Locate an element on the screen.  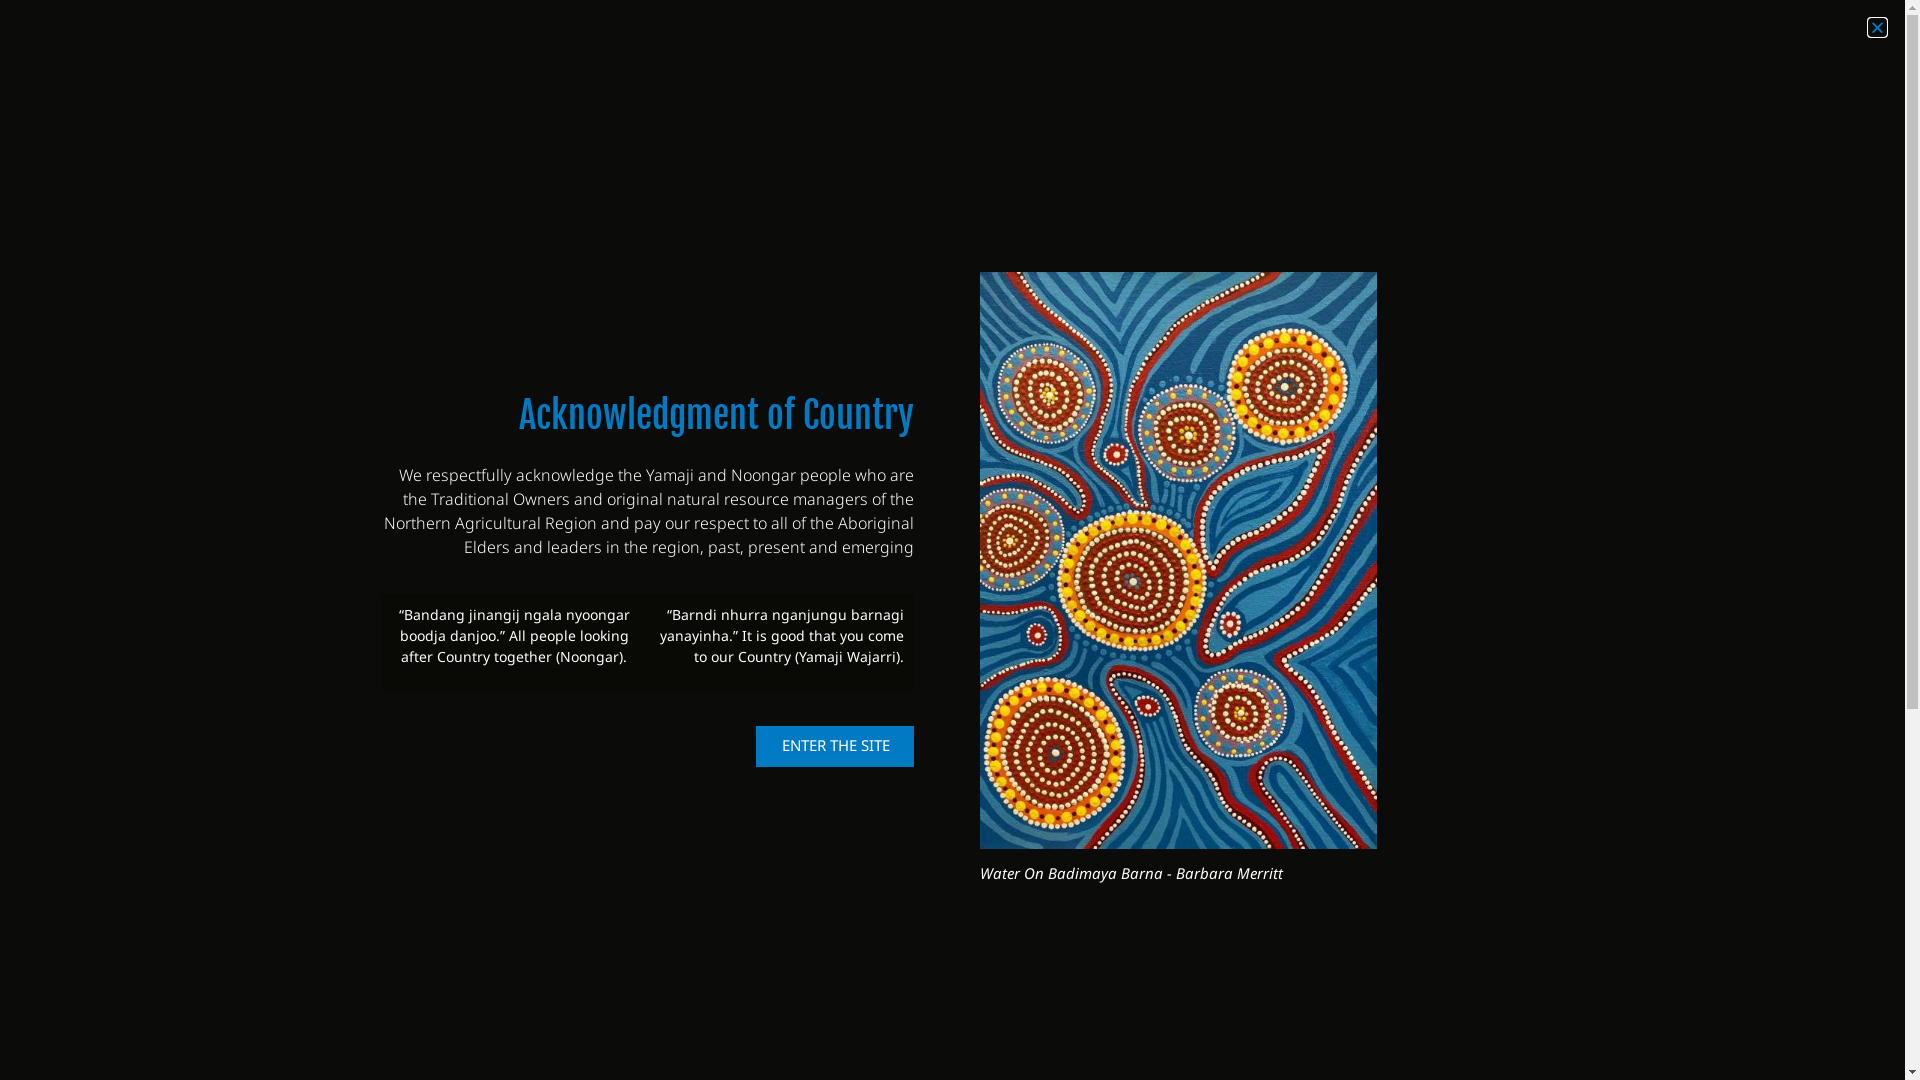
'REPORT CARD' is located at coordinates (1334, 103).